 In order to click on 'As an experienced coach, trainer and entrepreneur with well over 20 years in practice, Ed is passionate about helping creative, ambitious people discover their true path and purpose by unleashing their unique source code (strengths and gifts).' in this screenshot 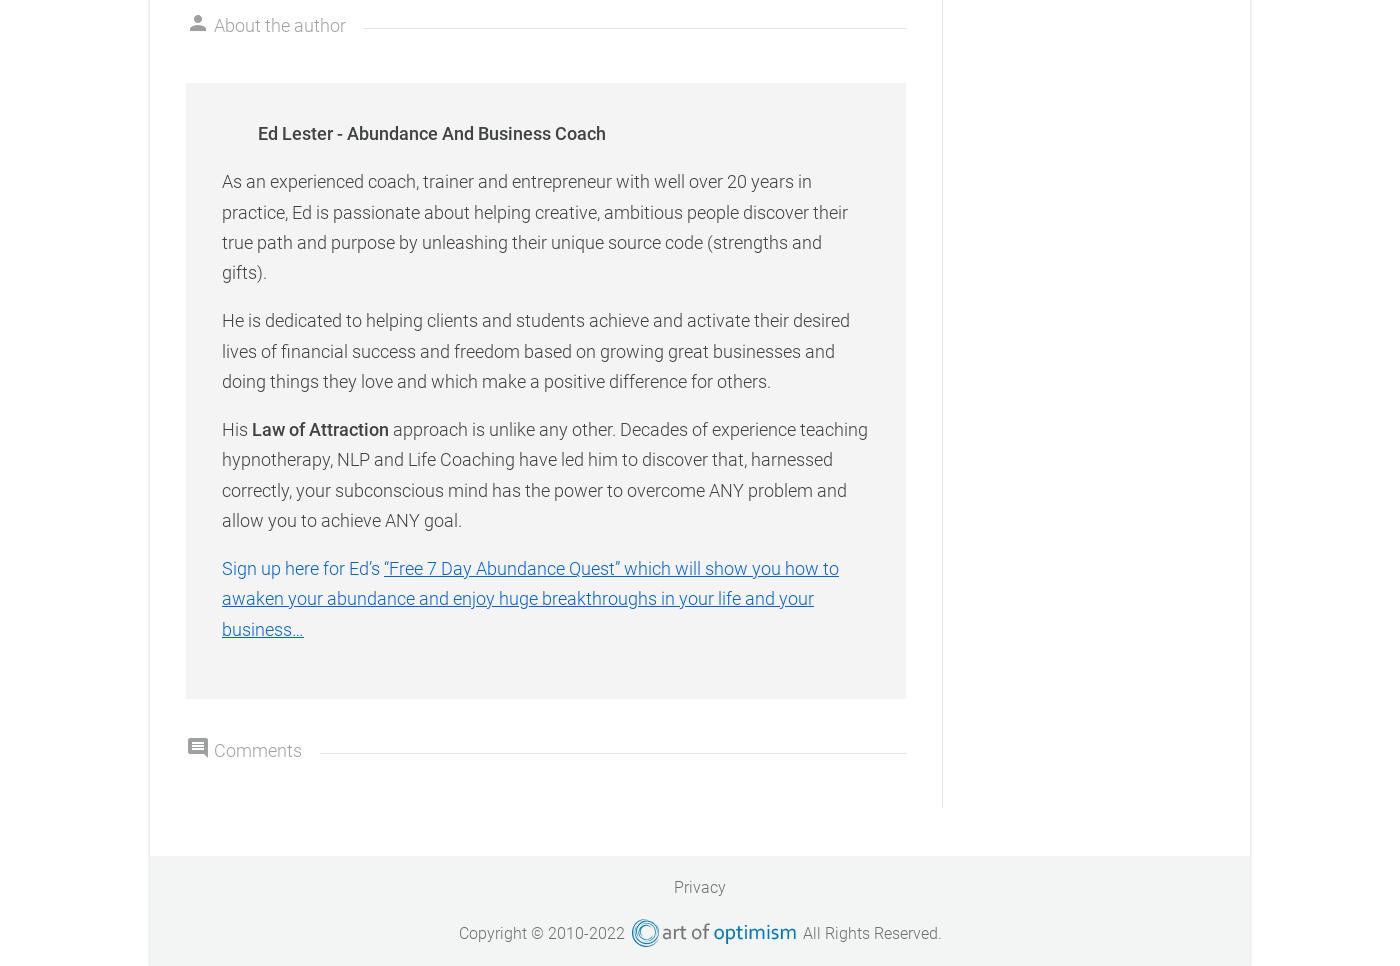, I will do `click(534, 226)`.